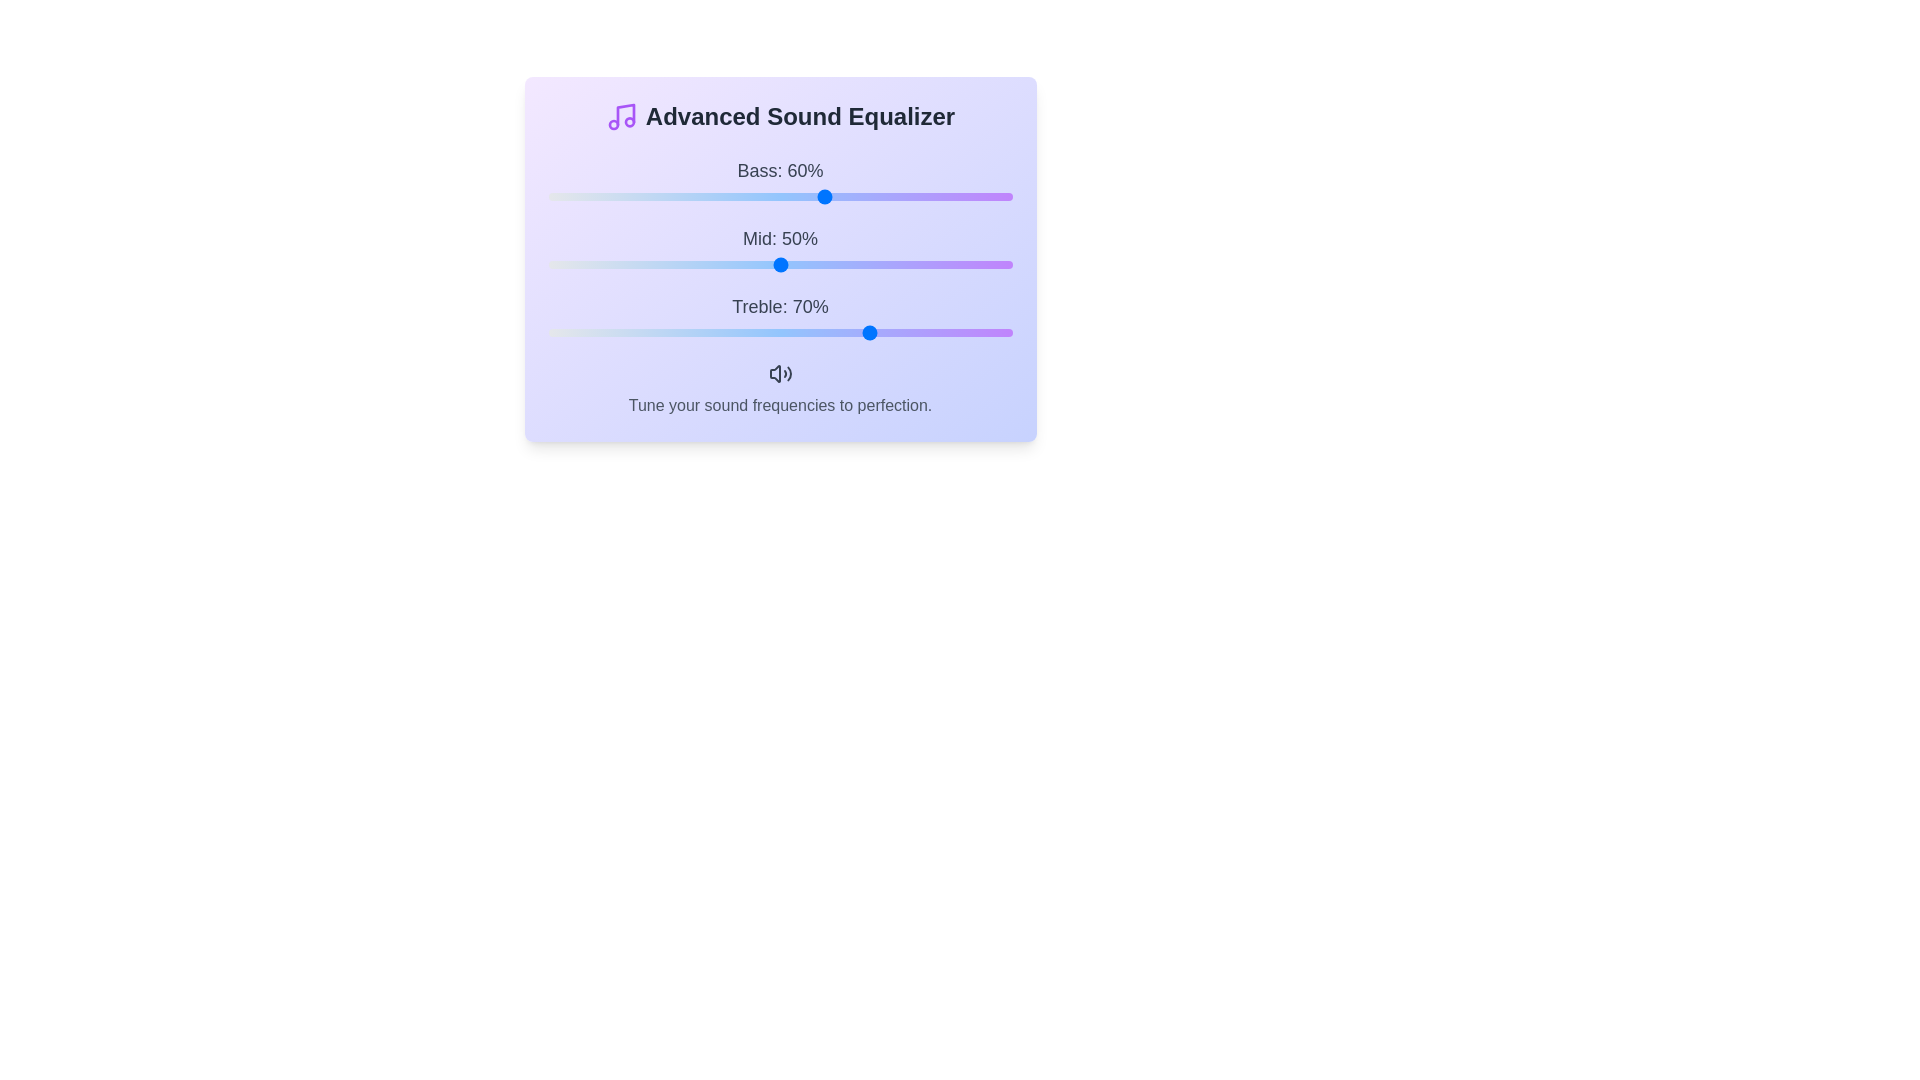 The height and width of the screenshot is (1080, 1920). I want to click on the text header 'Advanced Sound Equalizer', so click(779, 116).